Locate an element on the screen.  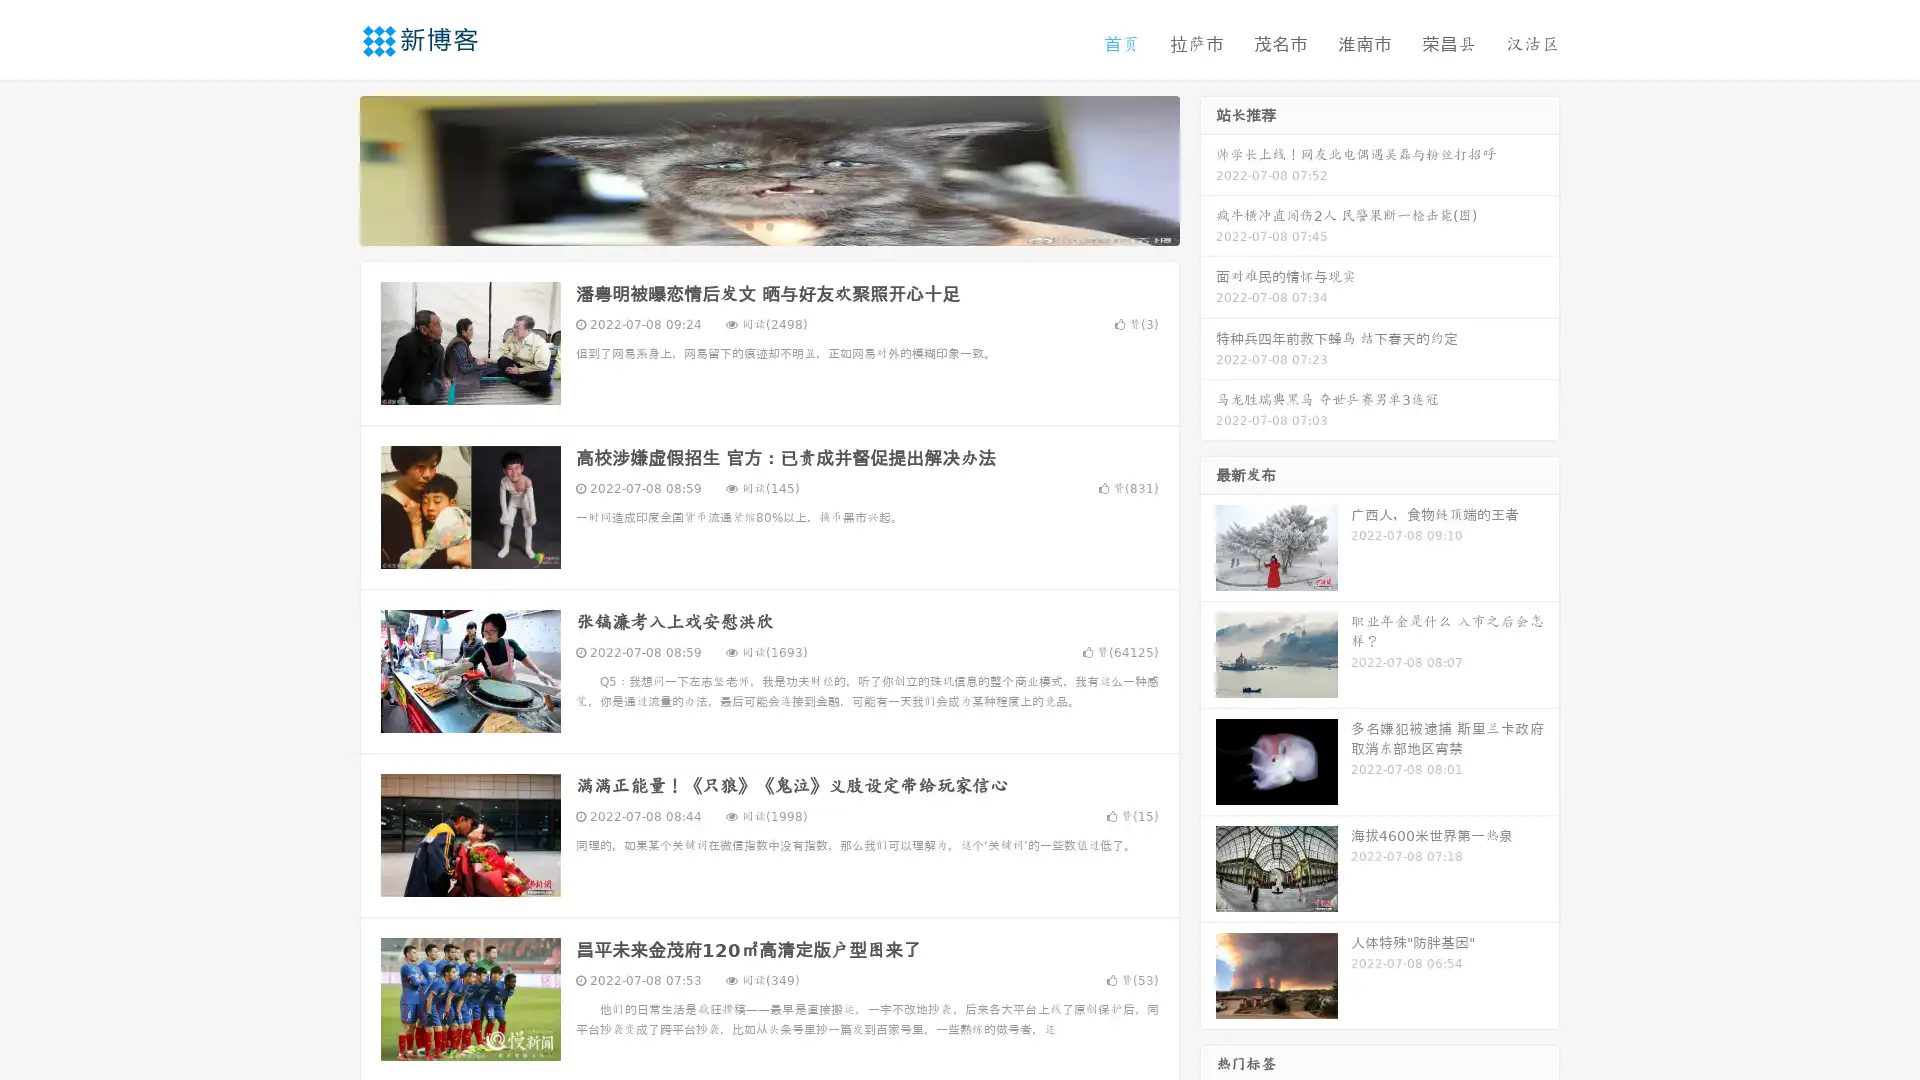
Go to slide 3 is located at coordinates (789, 225).